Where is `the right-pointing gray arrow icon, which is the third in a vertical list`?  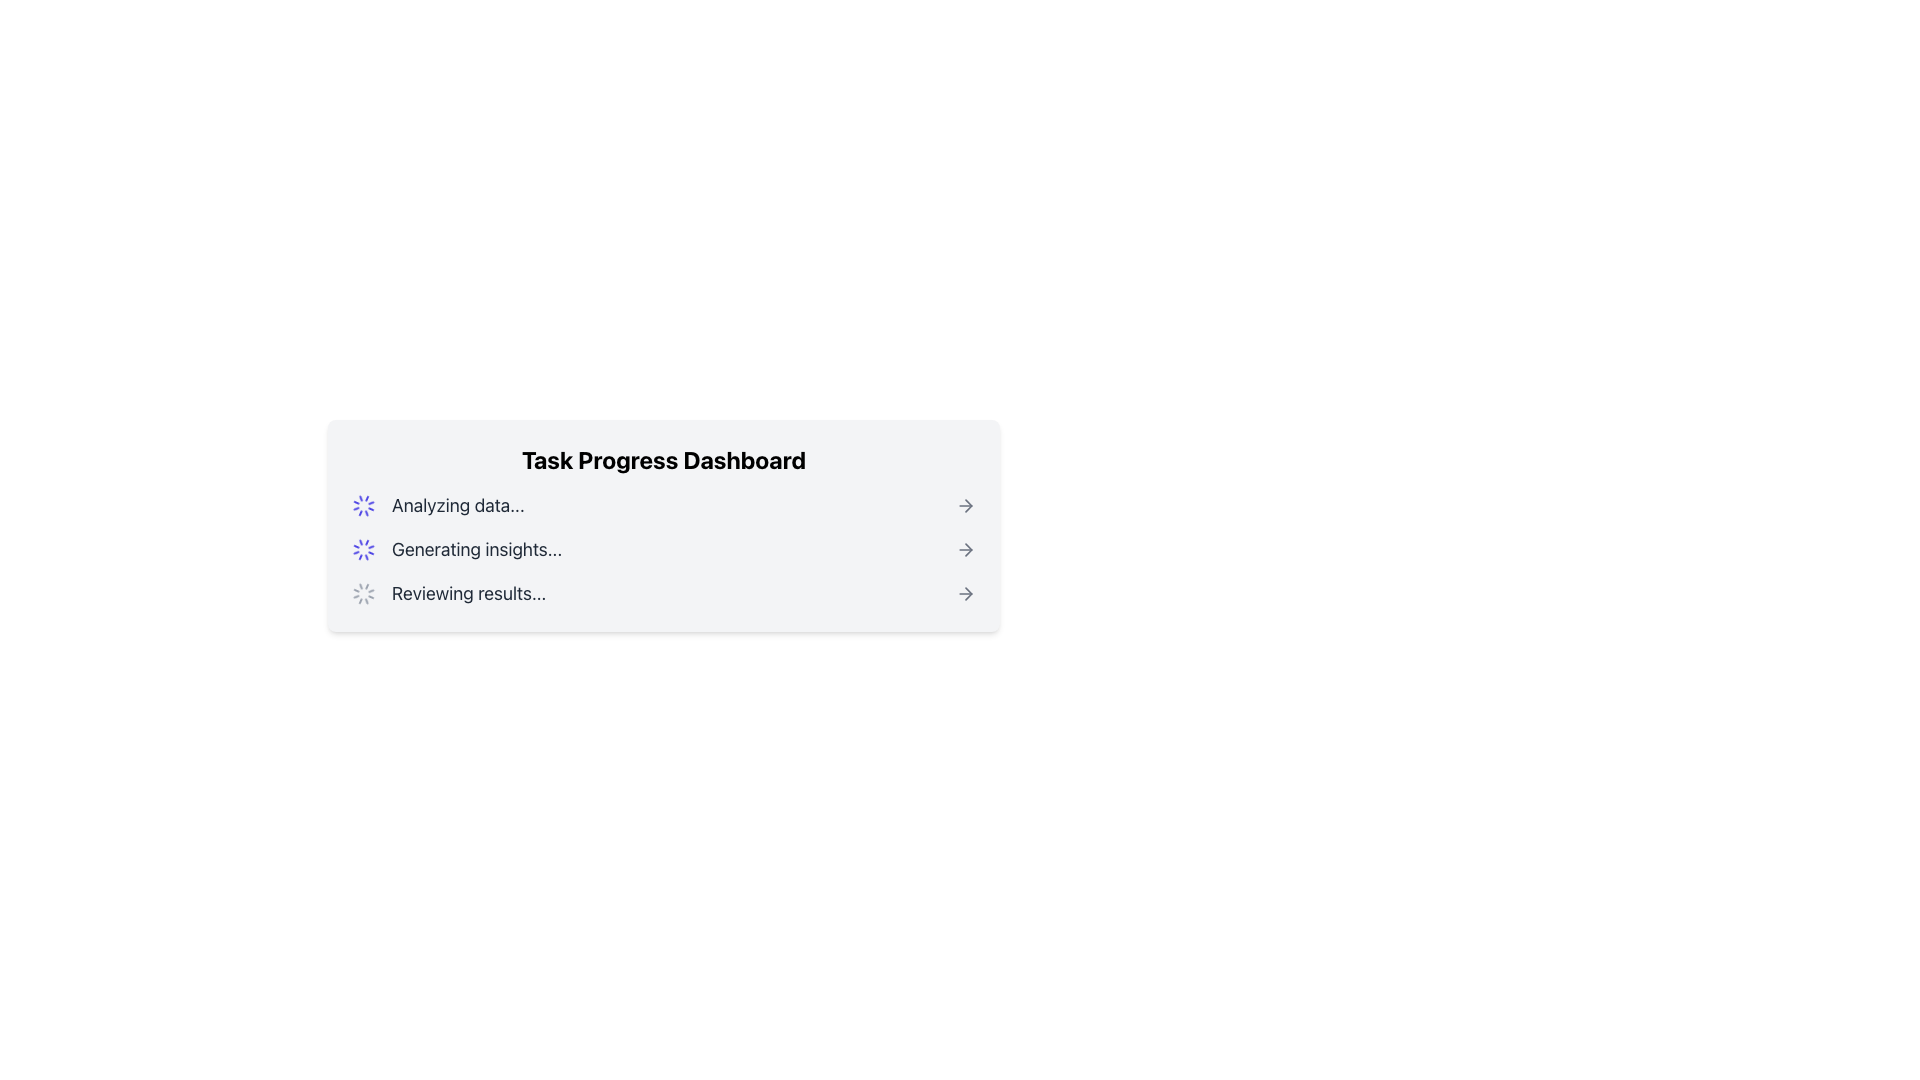
the right-pointing gray arrow icon, which is the third in a vertical list is located at coordinates (965, 550).